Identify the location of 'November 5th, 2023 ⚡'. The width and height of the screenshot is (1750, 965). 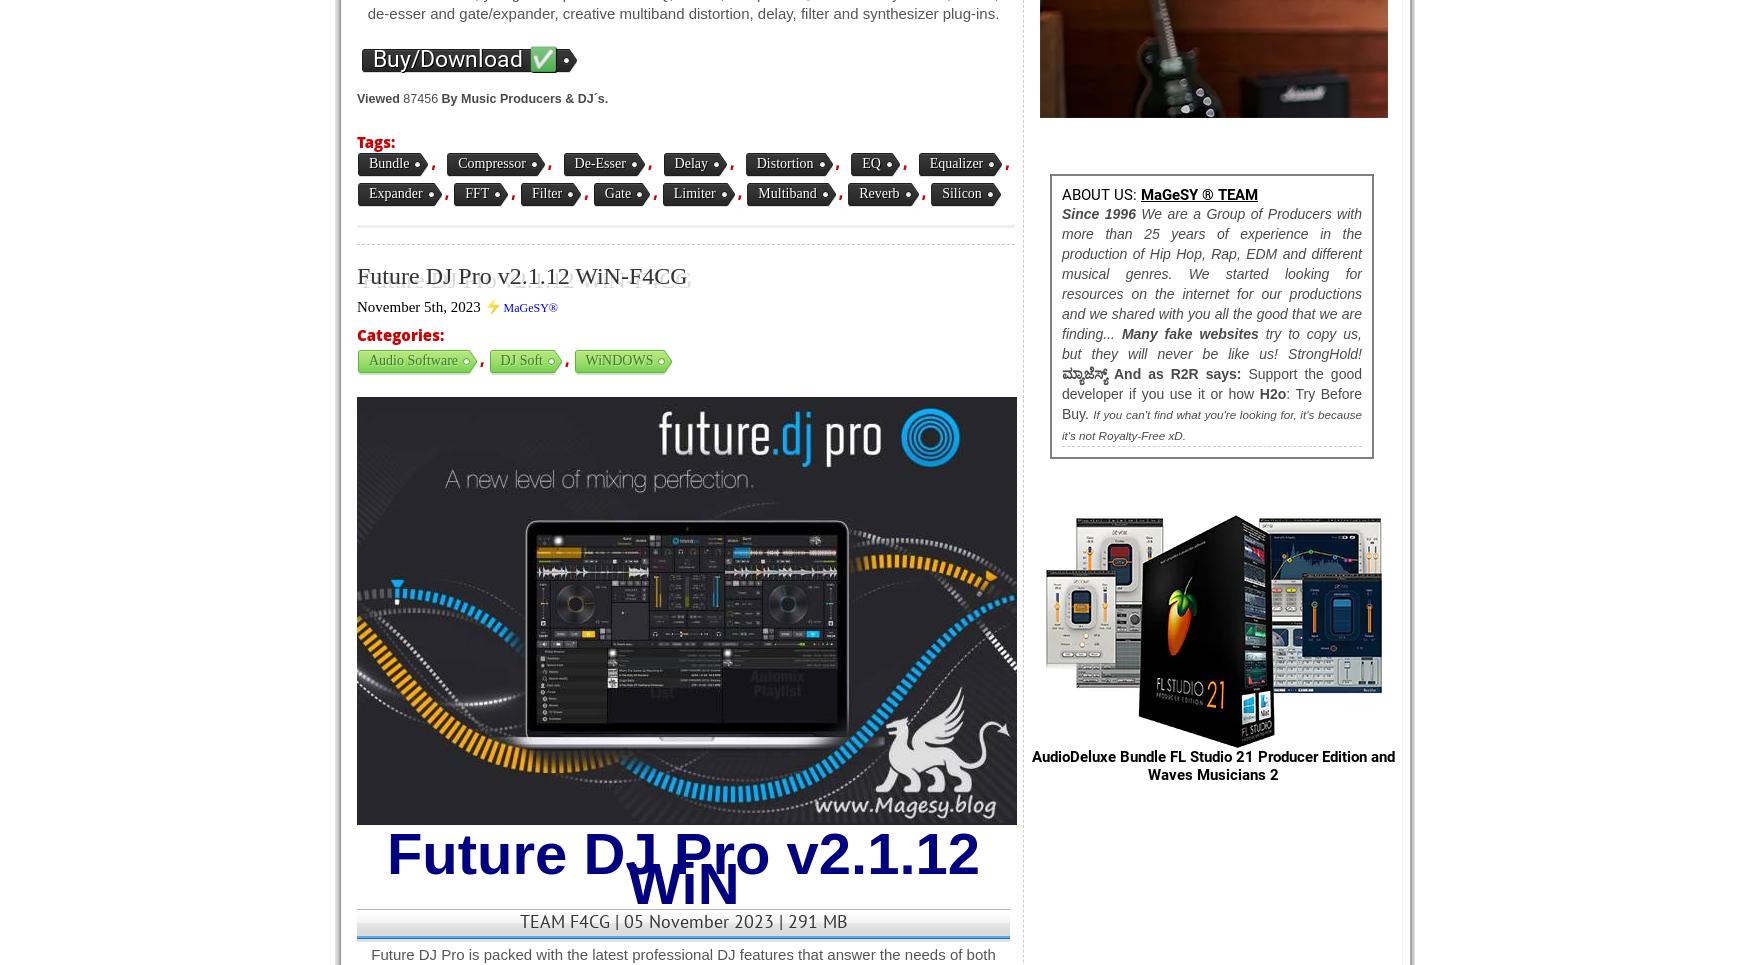
(428, 305).